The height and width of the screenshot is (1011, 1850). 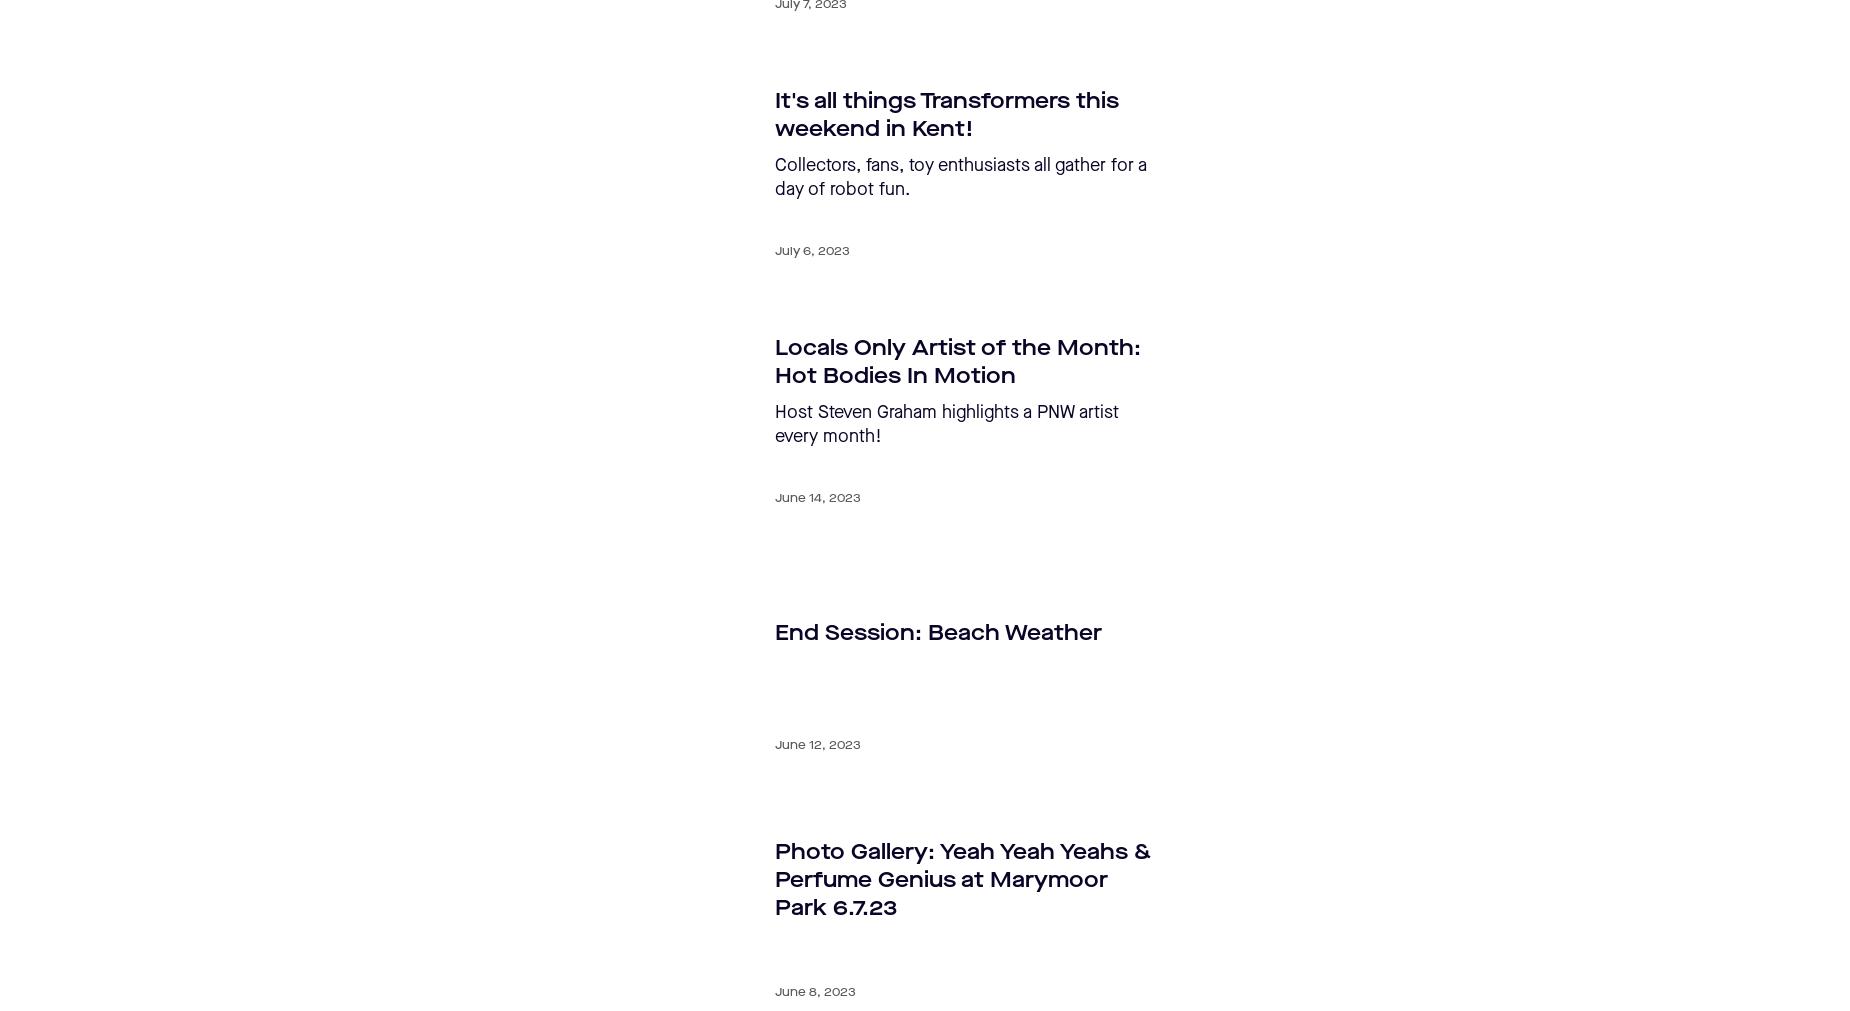 I want to click on 'June 8, 2023', so click(x=815, y=991).